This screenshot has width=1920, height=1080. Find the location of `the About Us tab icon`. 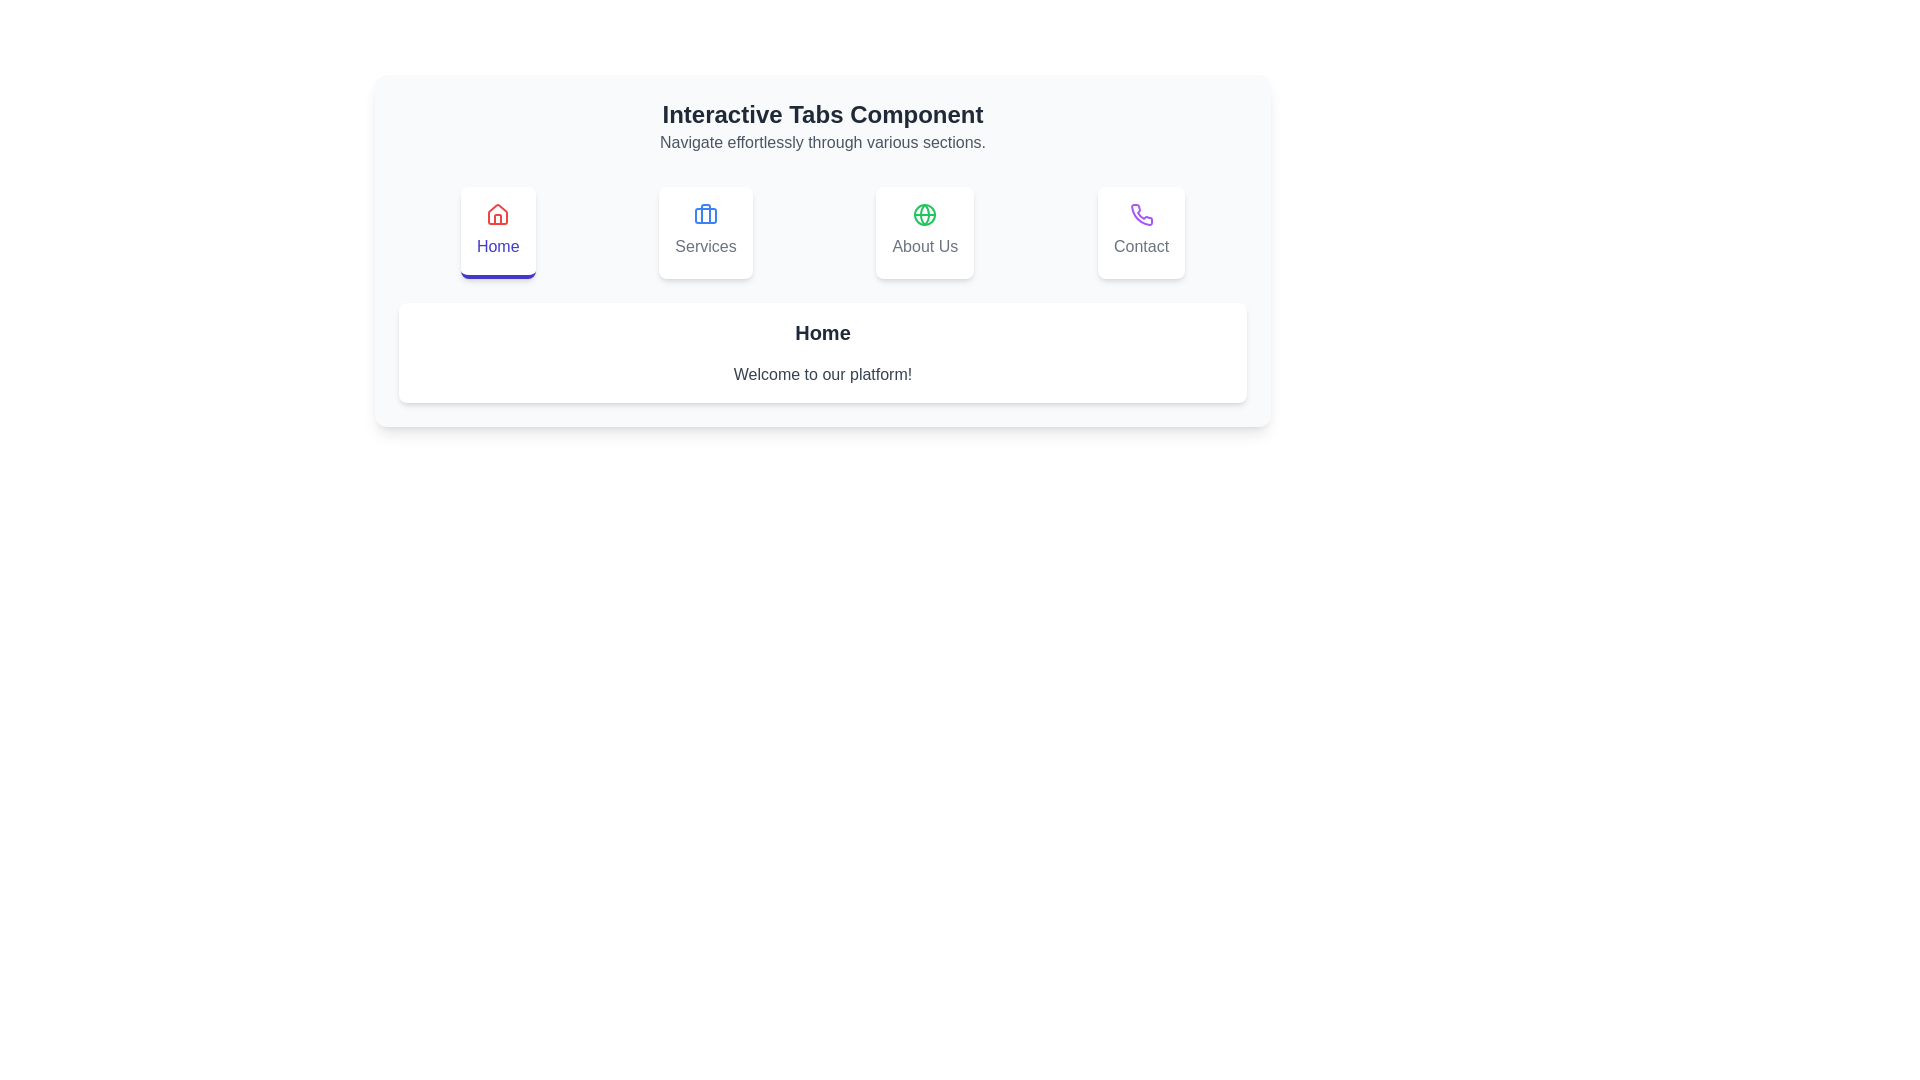

the About Us tab icon is located at coordinates (924, 231).